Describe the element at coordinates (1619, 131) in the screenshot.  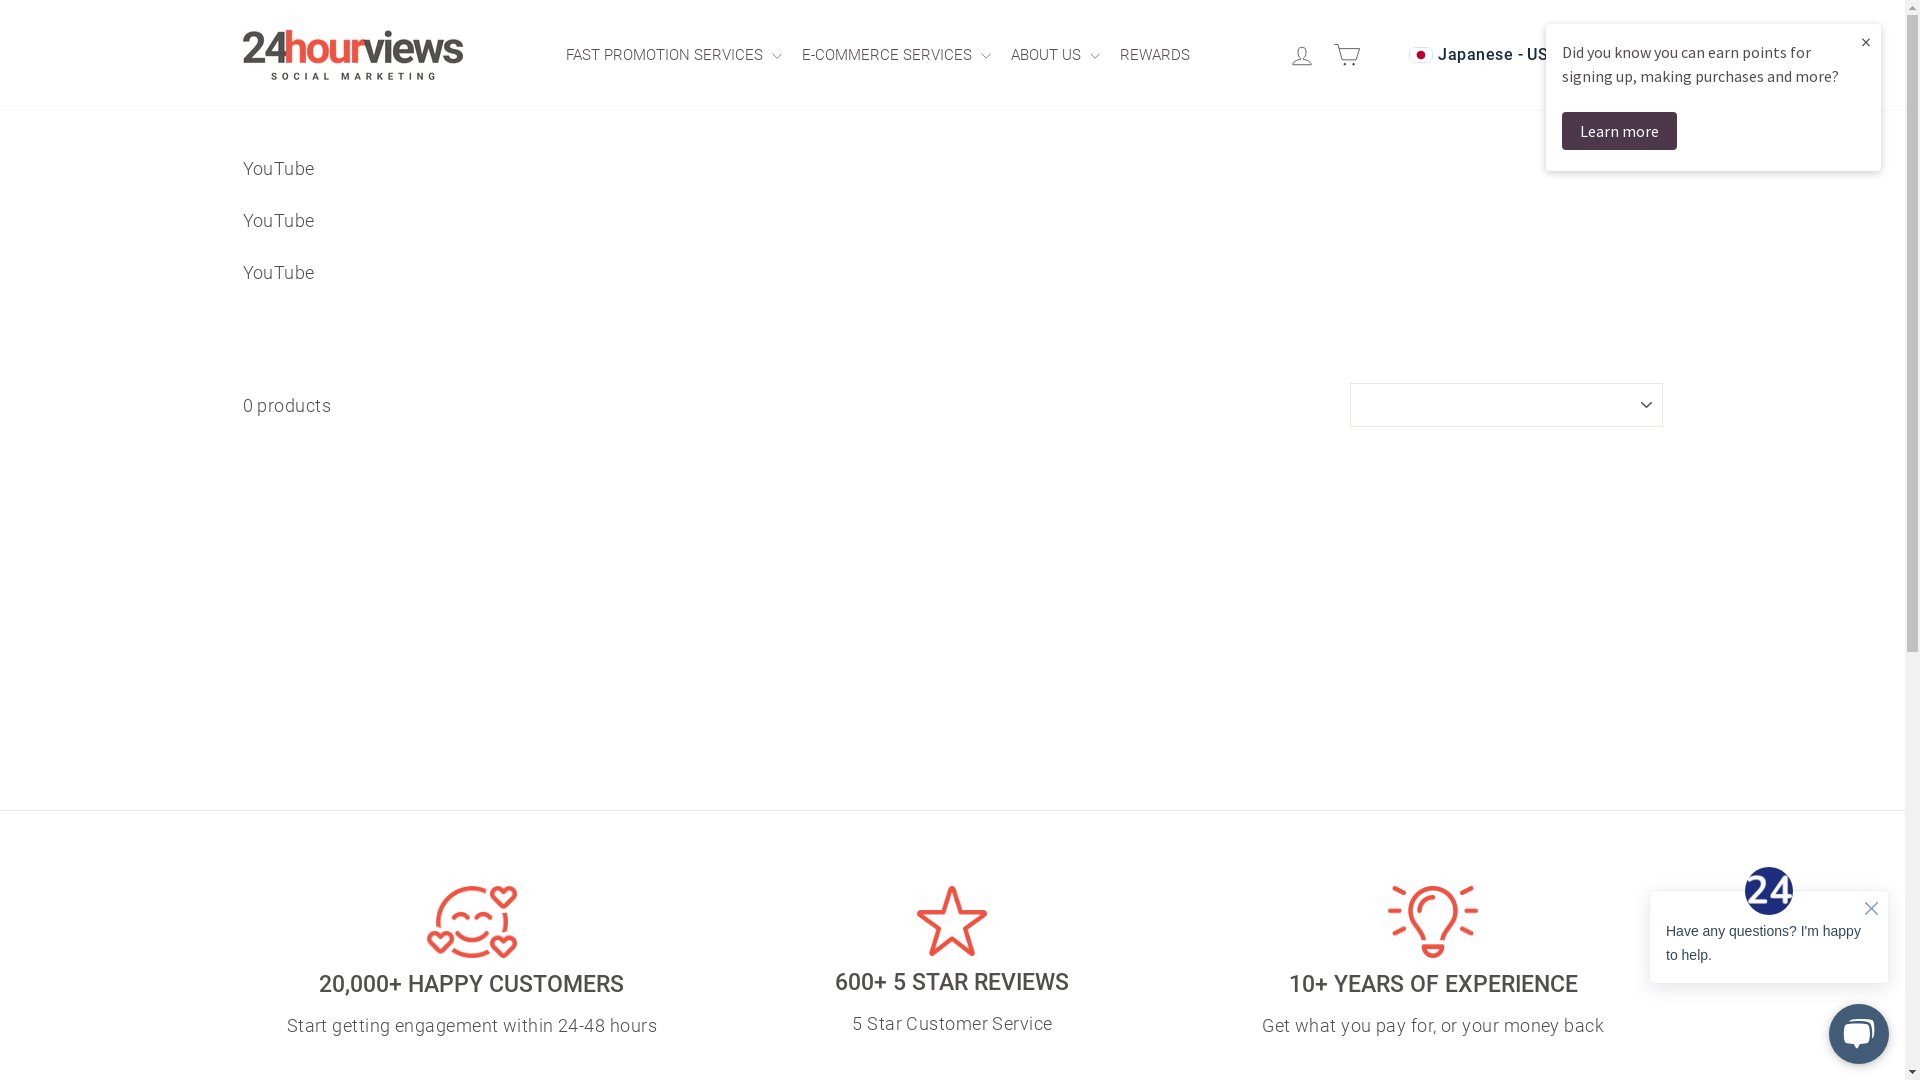
I see `'Learn more'` at that location.